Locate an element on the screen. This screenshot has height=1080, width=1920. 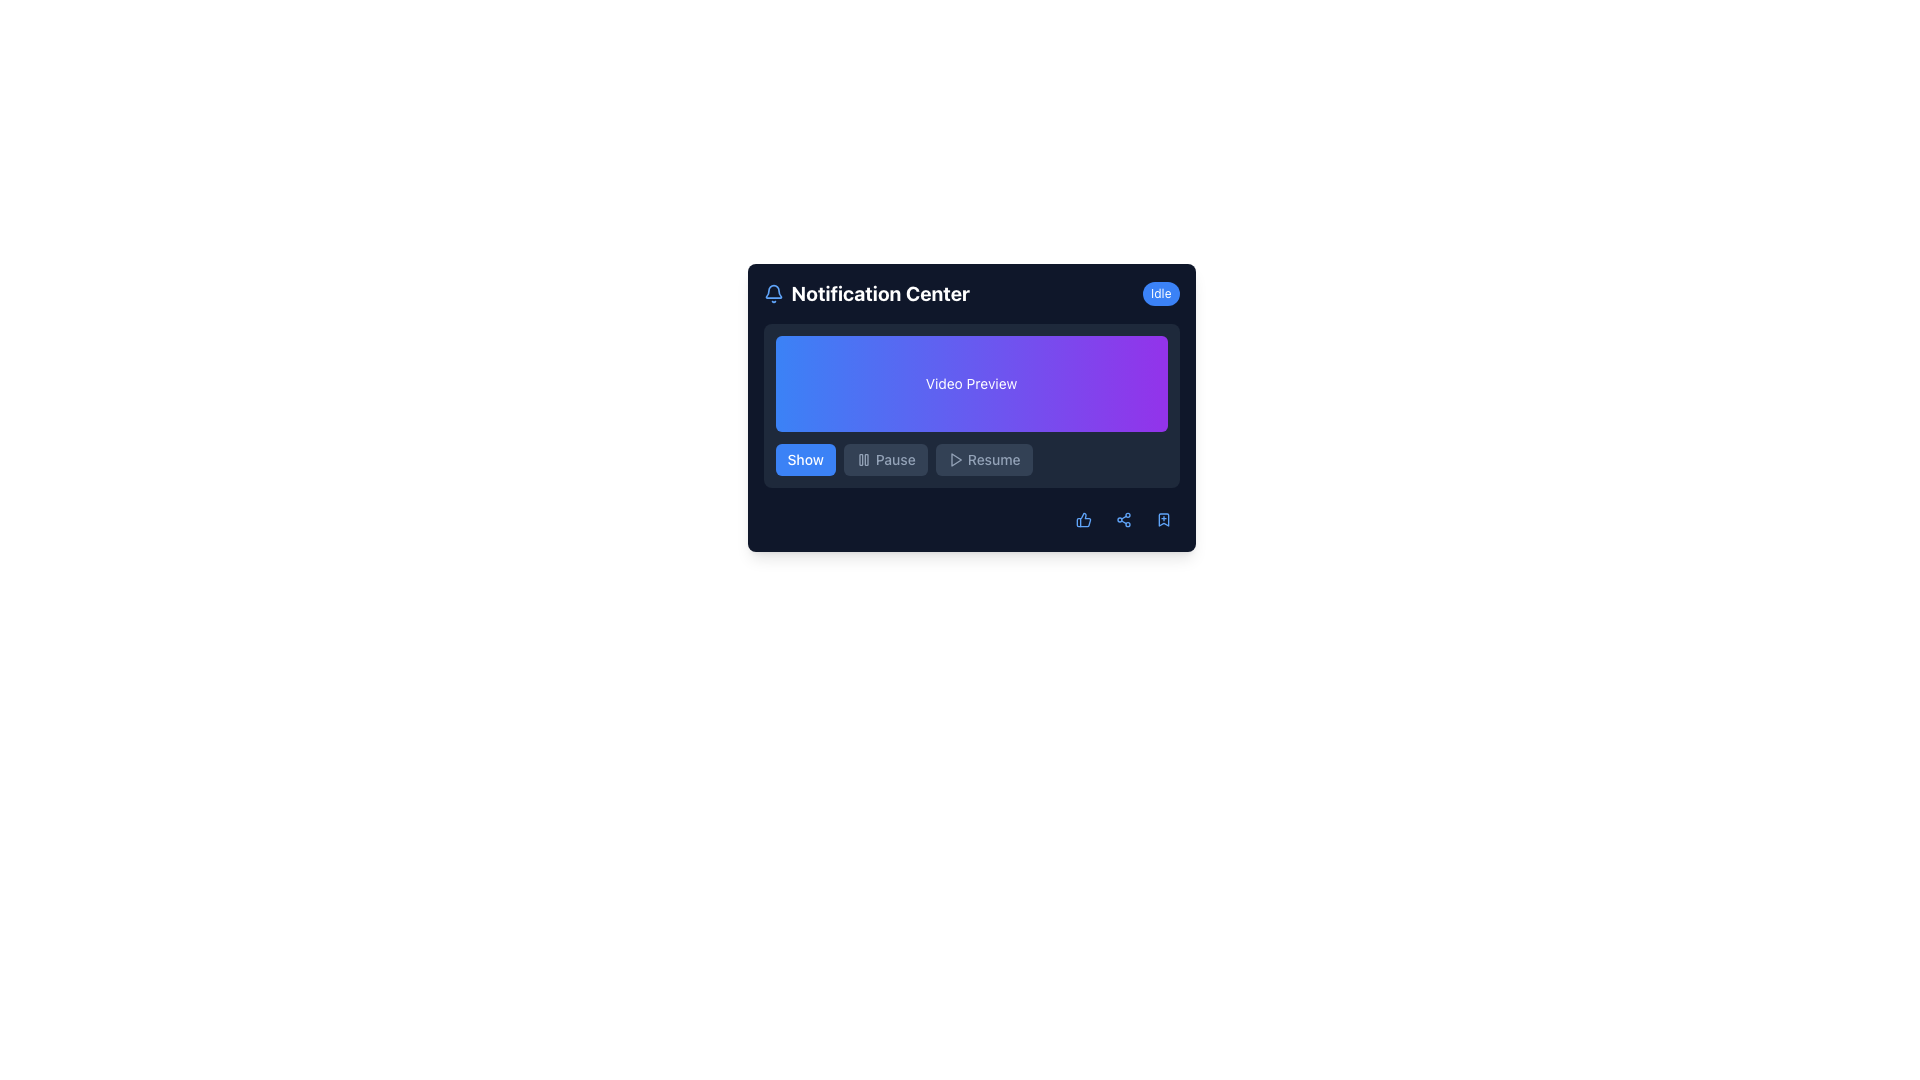
the notification section title or header, which is positioned to the right of a blue bell icon and to the left of an 'Idle' status indicator is located at coordinates (866, 293).